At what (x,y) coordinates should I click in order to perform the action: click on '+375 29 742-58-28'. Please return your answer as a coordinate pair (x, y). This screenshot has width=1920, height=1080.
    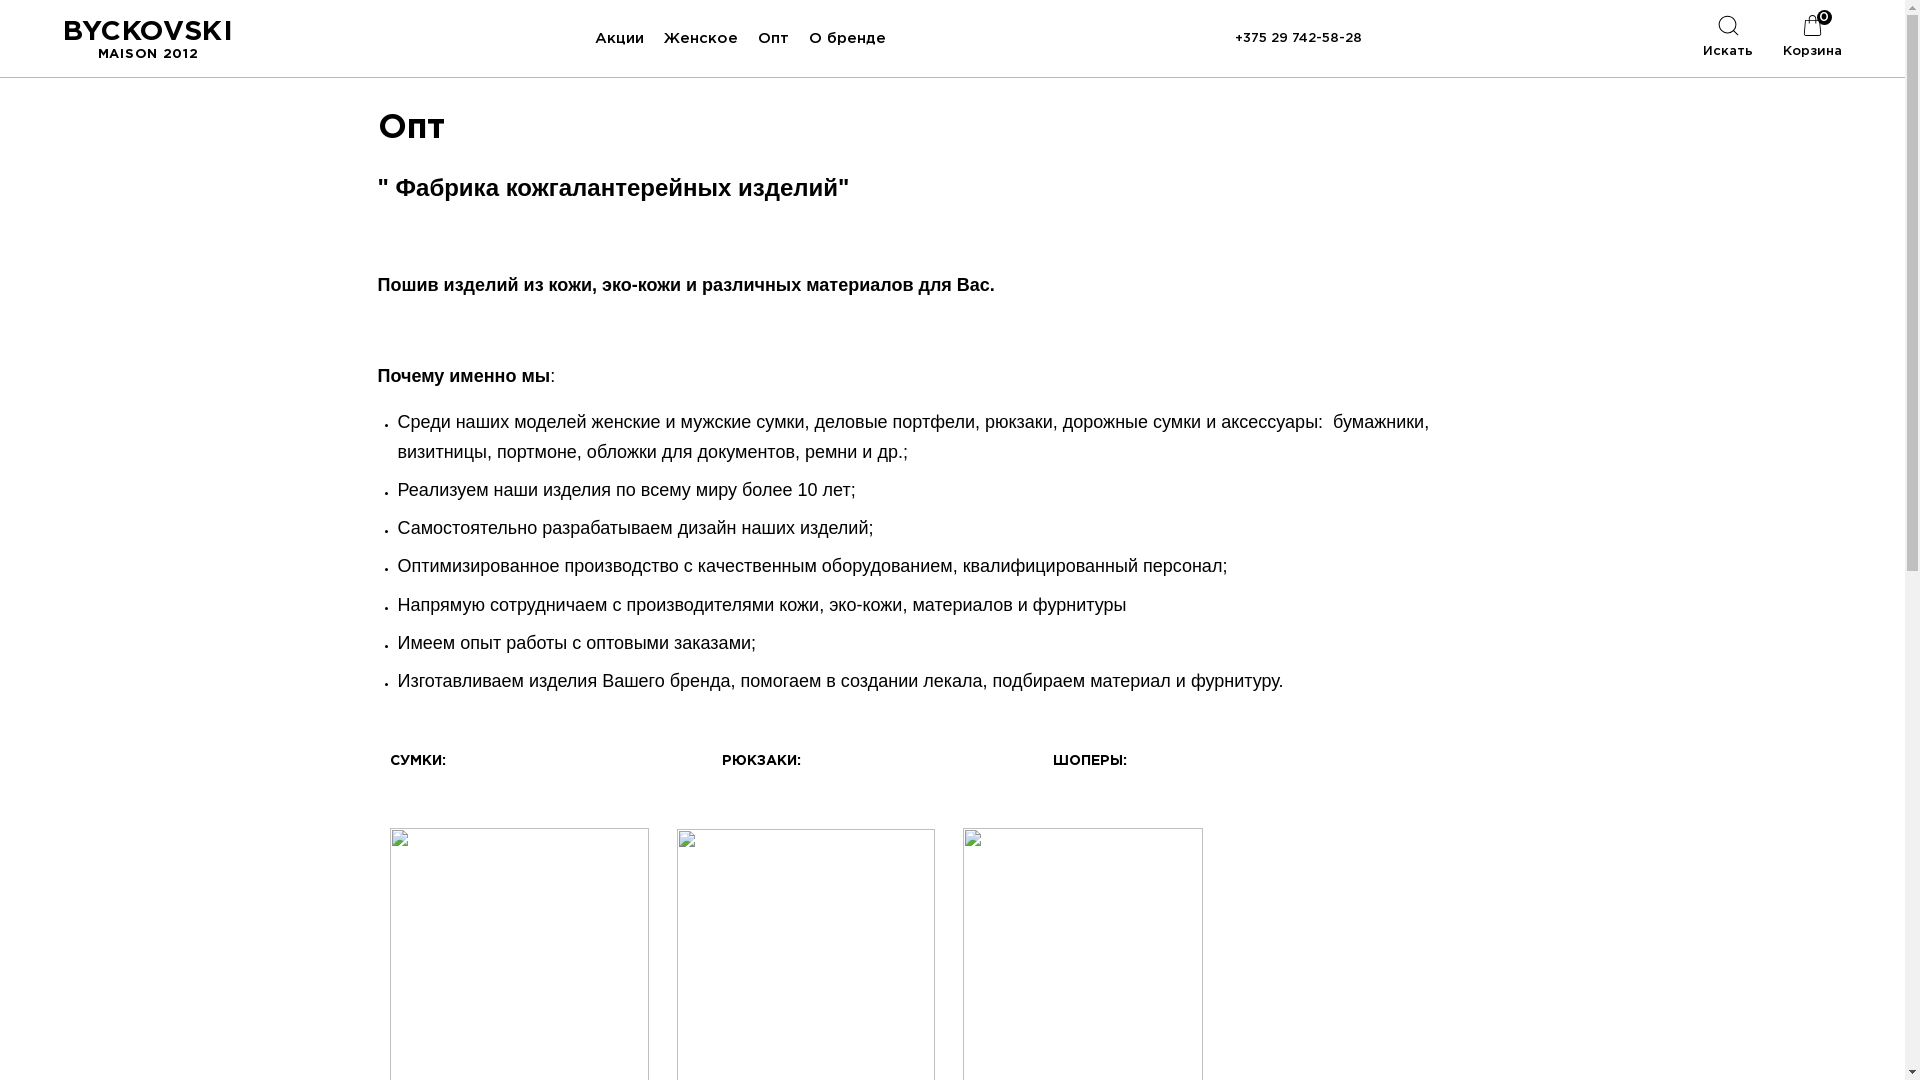
    Looking at the image, I should click on (1298, 38).